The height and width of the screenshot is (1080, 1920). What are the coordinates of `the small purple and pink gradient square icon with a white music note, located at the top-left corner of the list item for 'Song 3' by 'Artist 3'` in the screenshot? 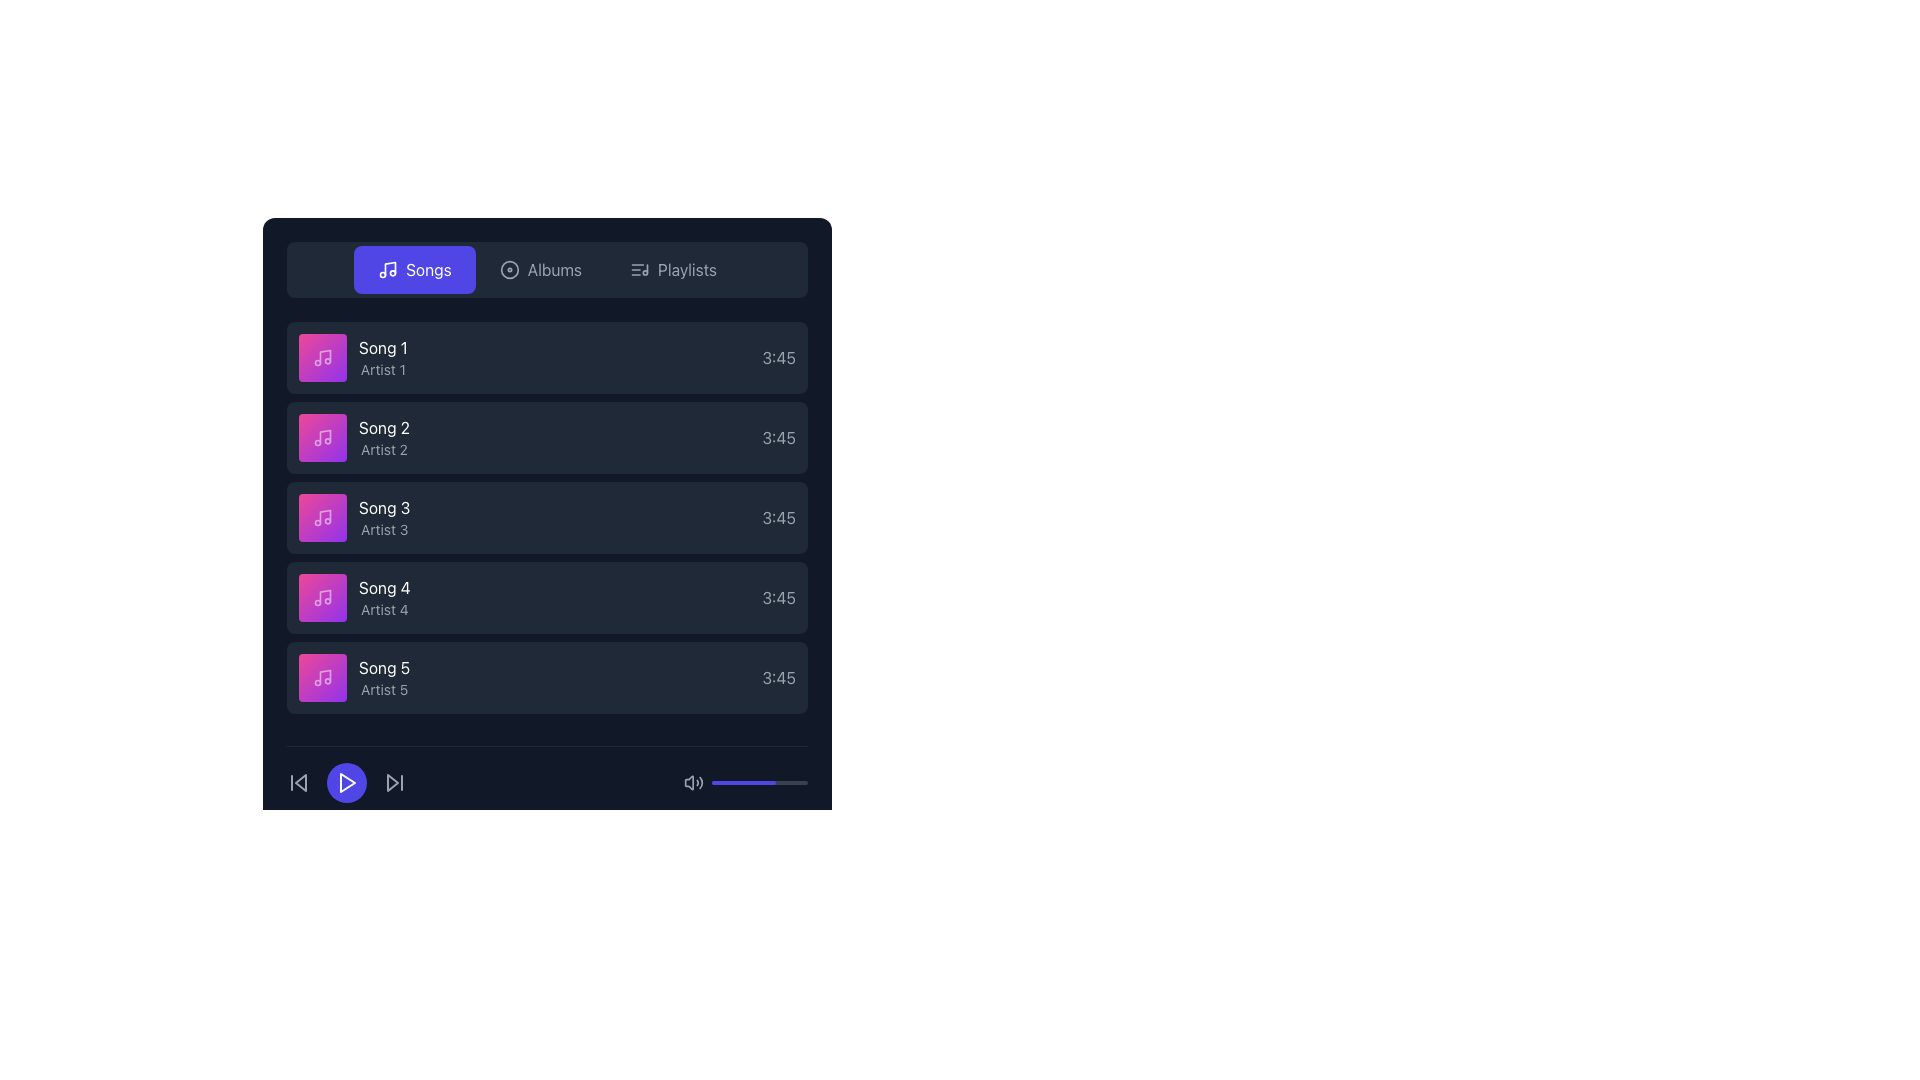 It's located at (322, 516).